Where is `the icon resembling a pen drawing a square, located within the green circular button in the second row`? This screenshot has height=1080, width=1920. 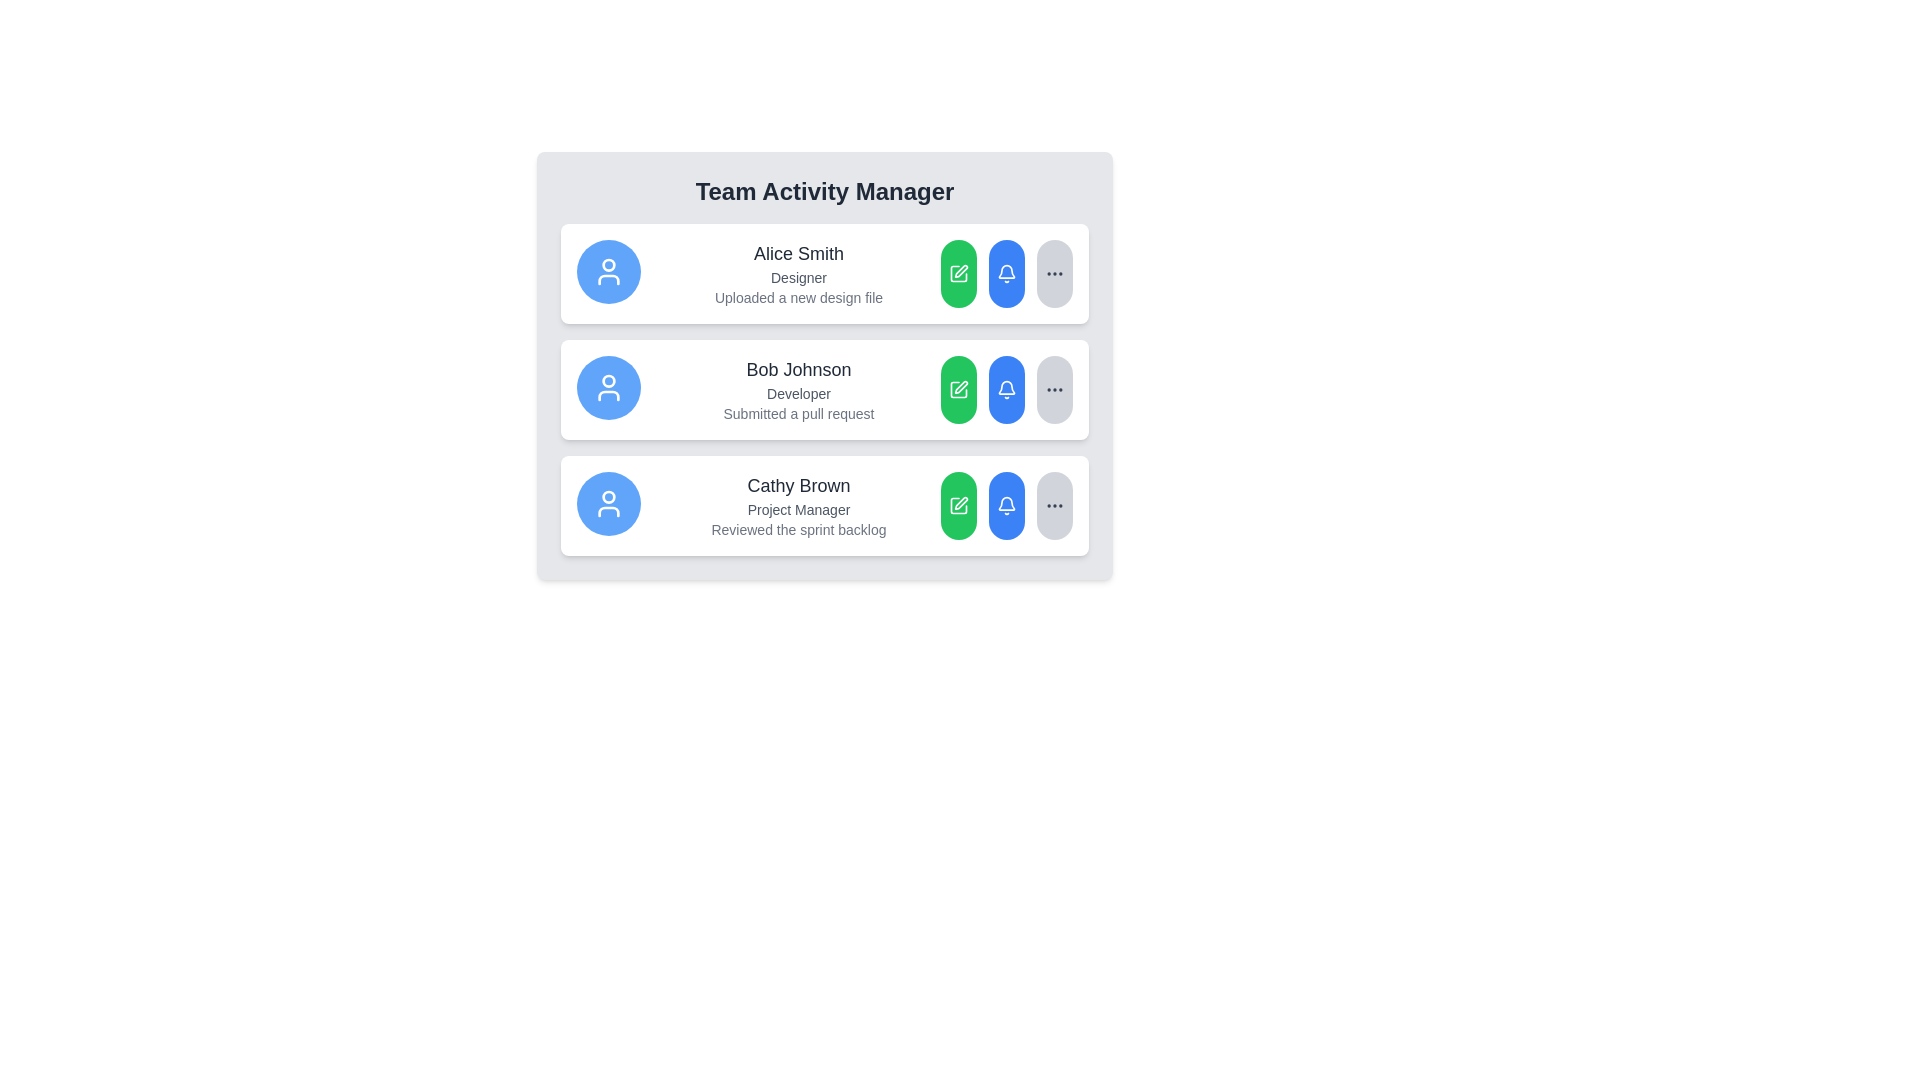 the icon resembling a pen drawing a square, located within the green circular button in the second row is located at coordinates (958, 389).